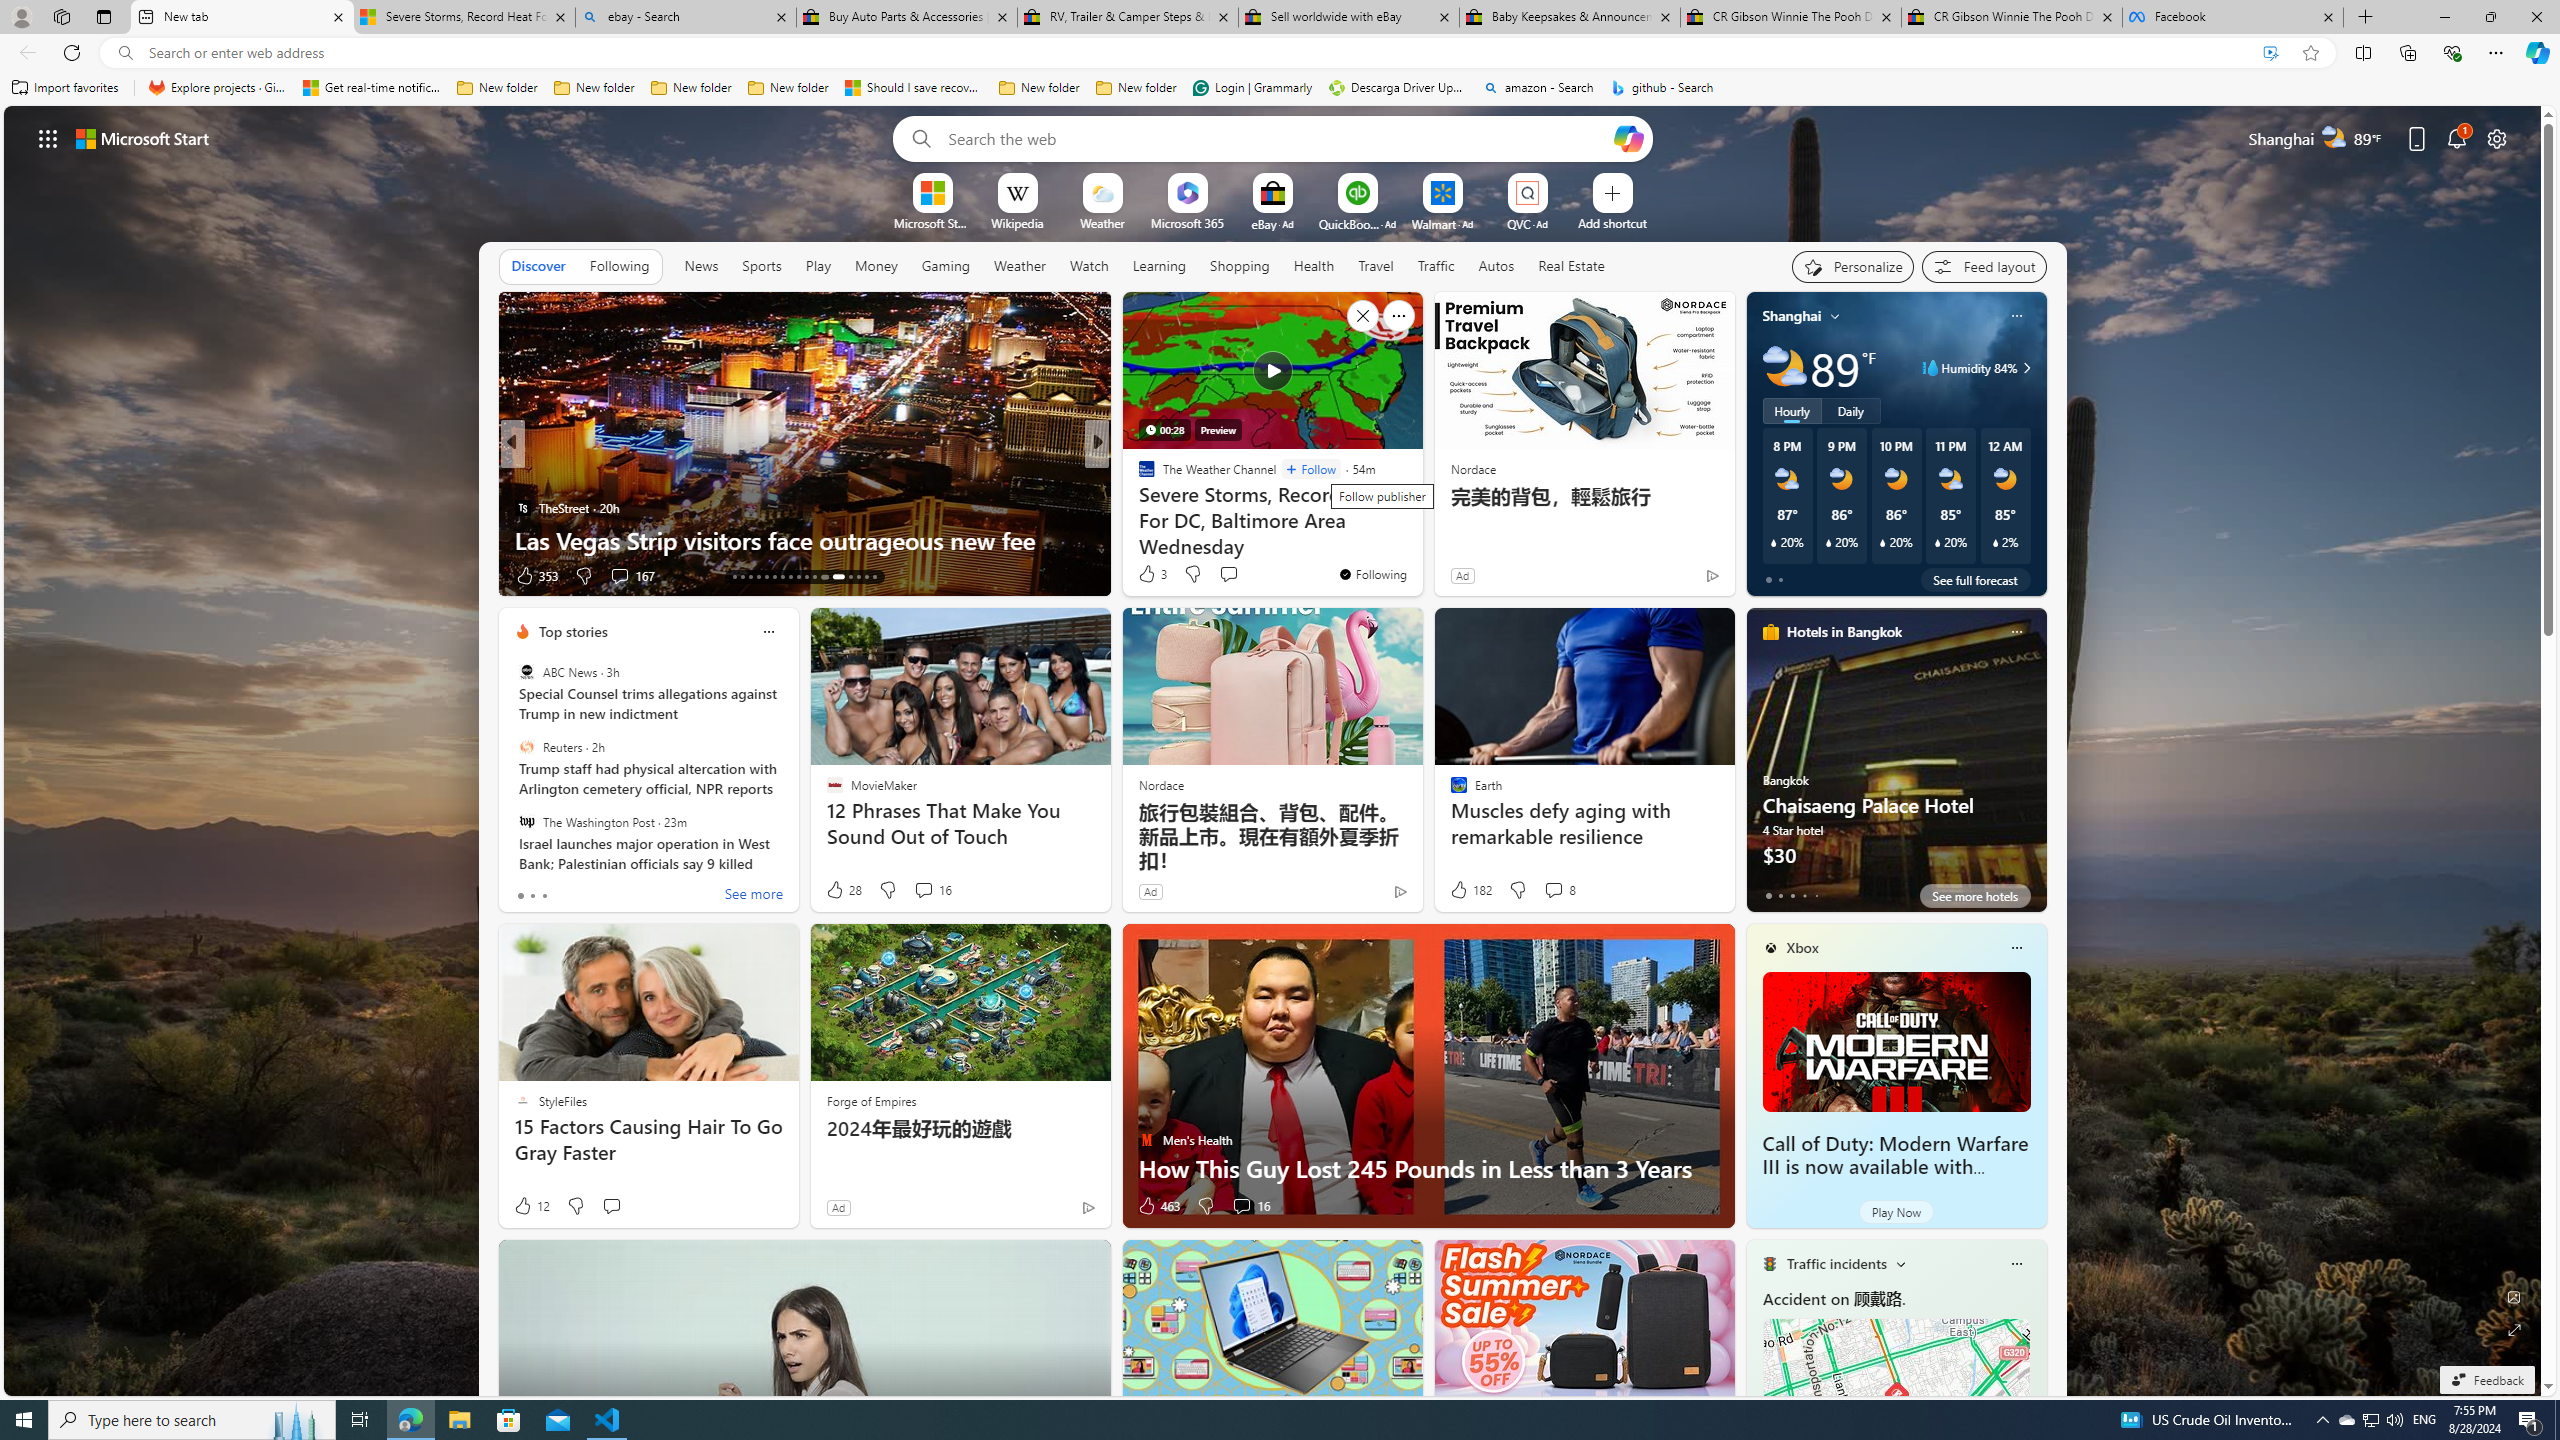 This screenshot has height=1440, width=2560. What do you see at coordinates (2025, 367) in the screenshot?
I see `'Class: weather-arrow-glyph'` at bounding box center [2025, 367].